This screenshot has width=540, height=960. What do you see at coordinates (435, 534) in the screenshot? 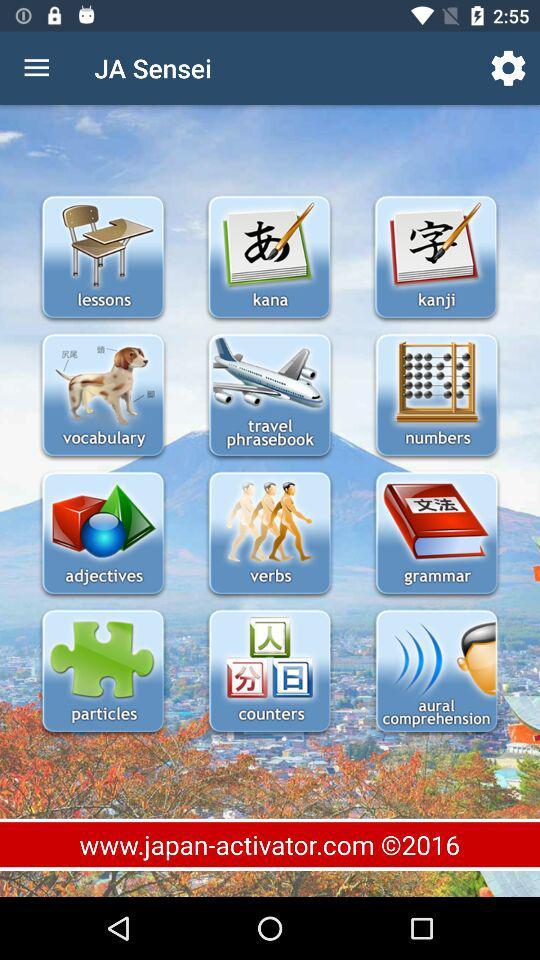
I see `grammar` at bounding box center [435, 534].